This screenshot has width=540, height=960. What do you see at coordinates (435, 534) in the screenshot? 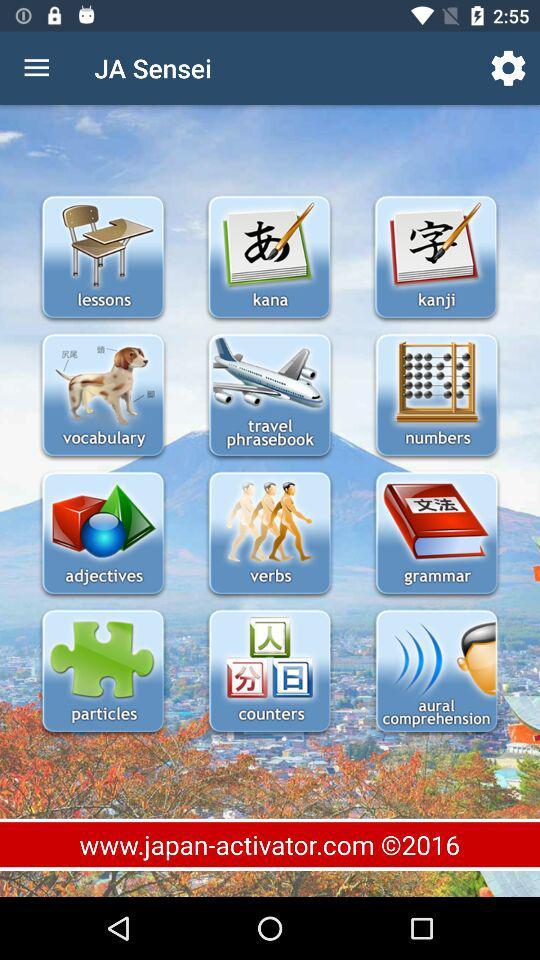
I see `grammar` at bounding box center [435, 534].